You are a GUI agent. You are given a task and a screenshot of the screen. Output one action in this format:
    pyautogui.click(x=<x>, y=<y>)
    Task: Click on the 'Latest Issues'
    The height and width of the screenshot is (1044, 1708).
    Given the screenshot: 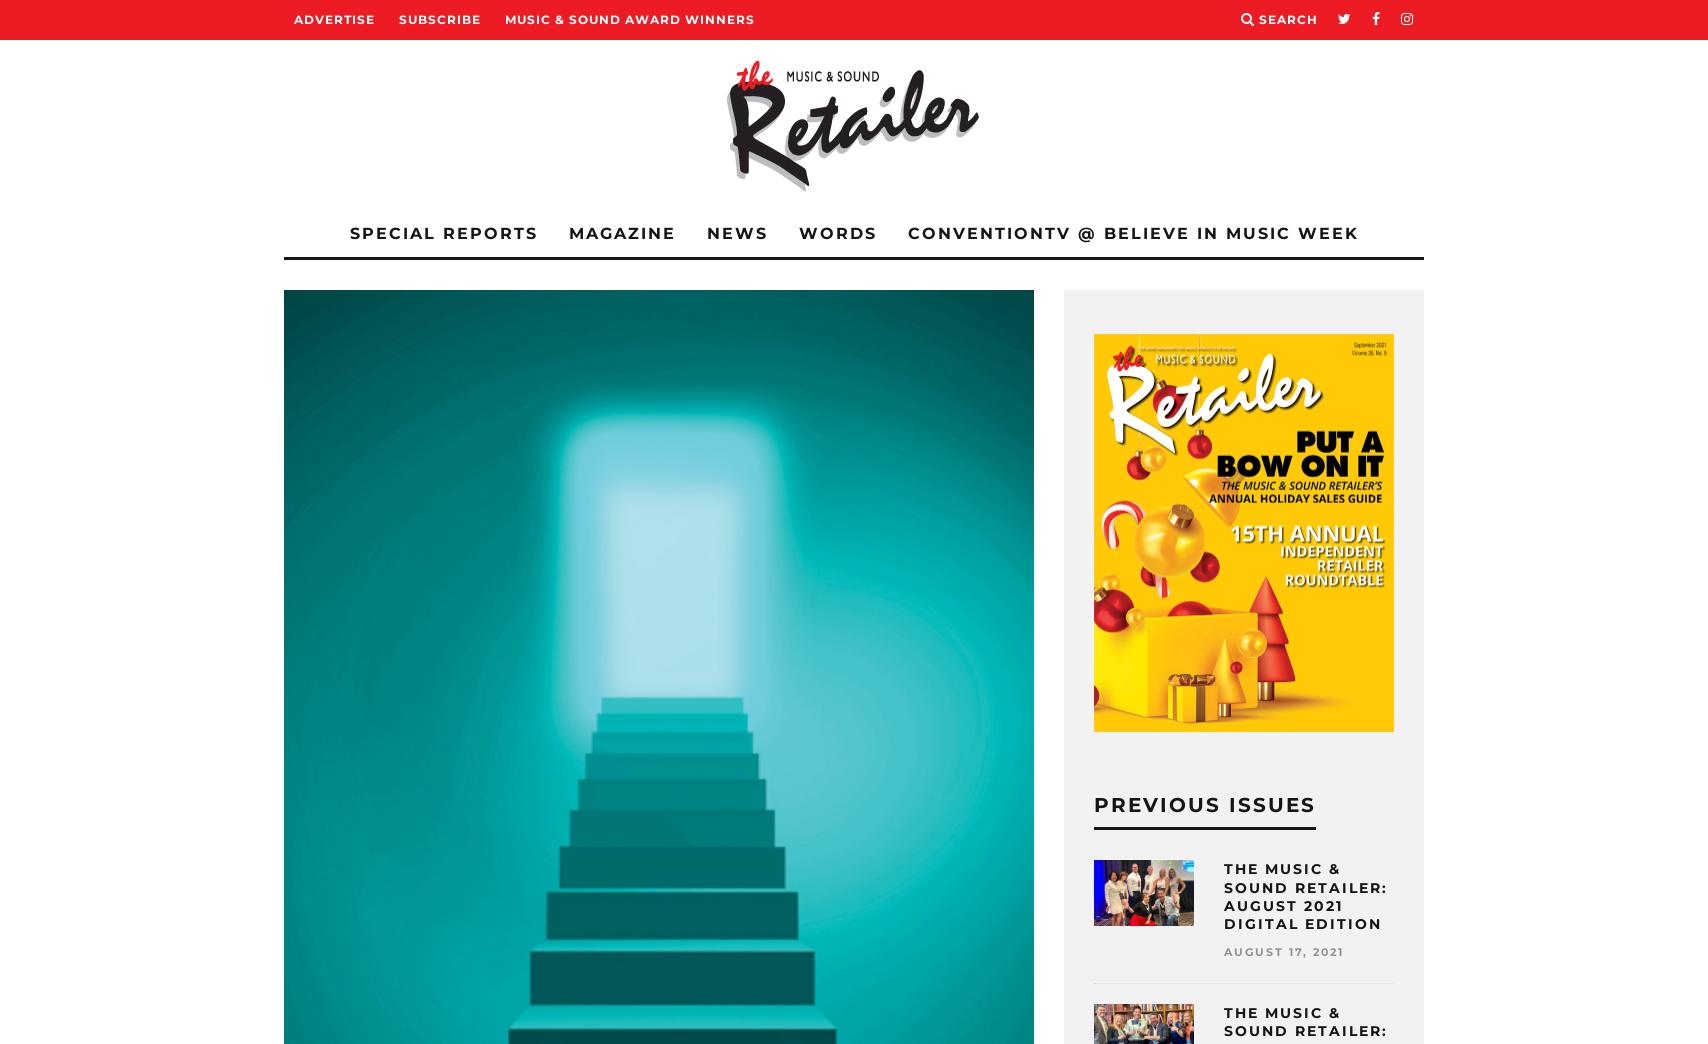 What is the action you would take?
    pyautogui.click(x=334, y=311)
    